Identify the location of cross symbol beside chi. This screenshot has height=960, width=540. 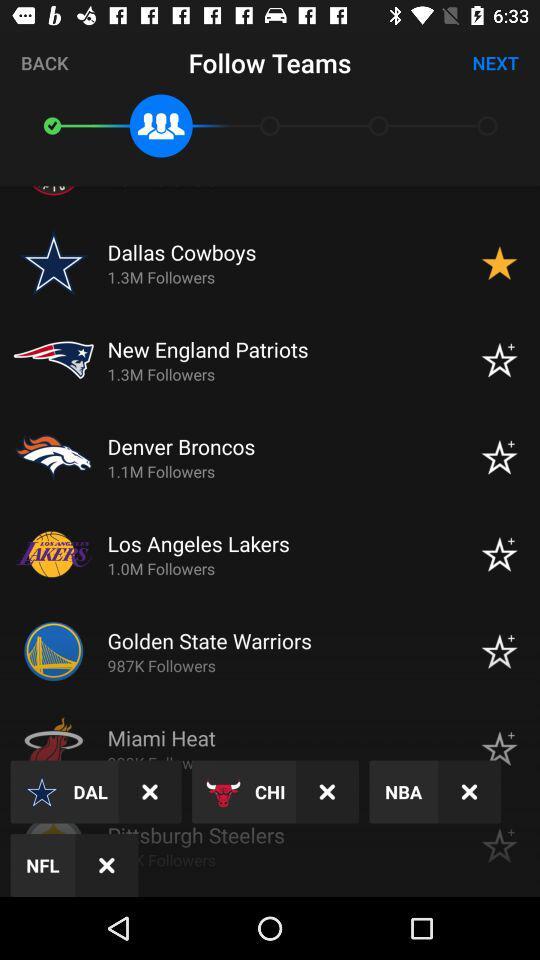
(327, 792).